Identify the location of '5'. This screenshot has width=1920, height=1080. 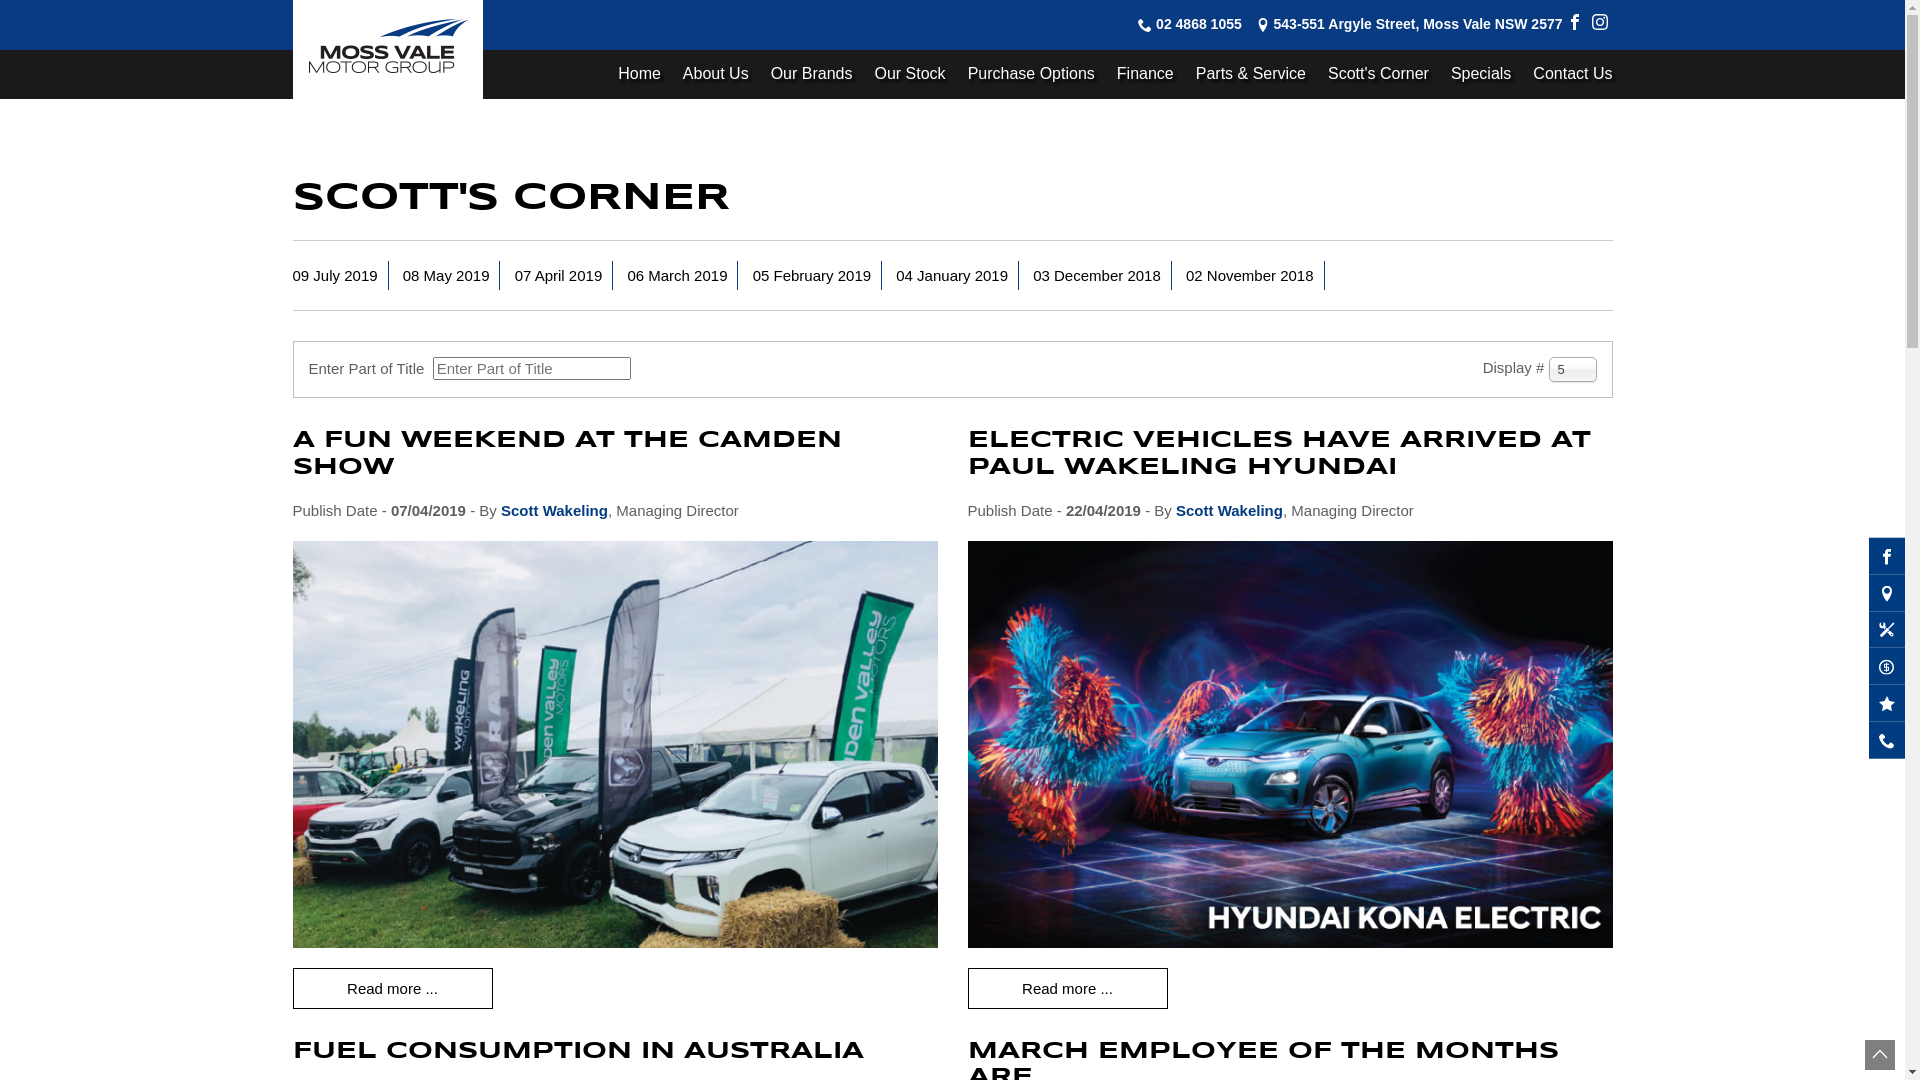
(1571, 369).